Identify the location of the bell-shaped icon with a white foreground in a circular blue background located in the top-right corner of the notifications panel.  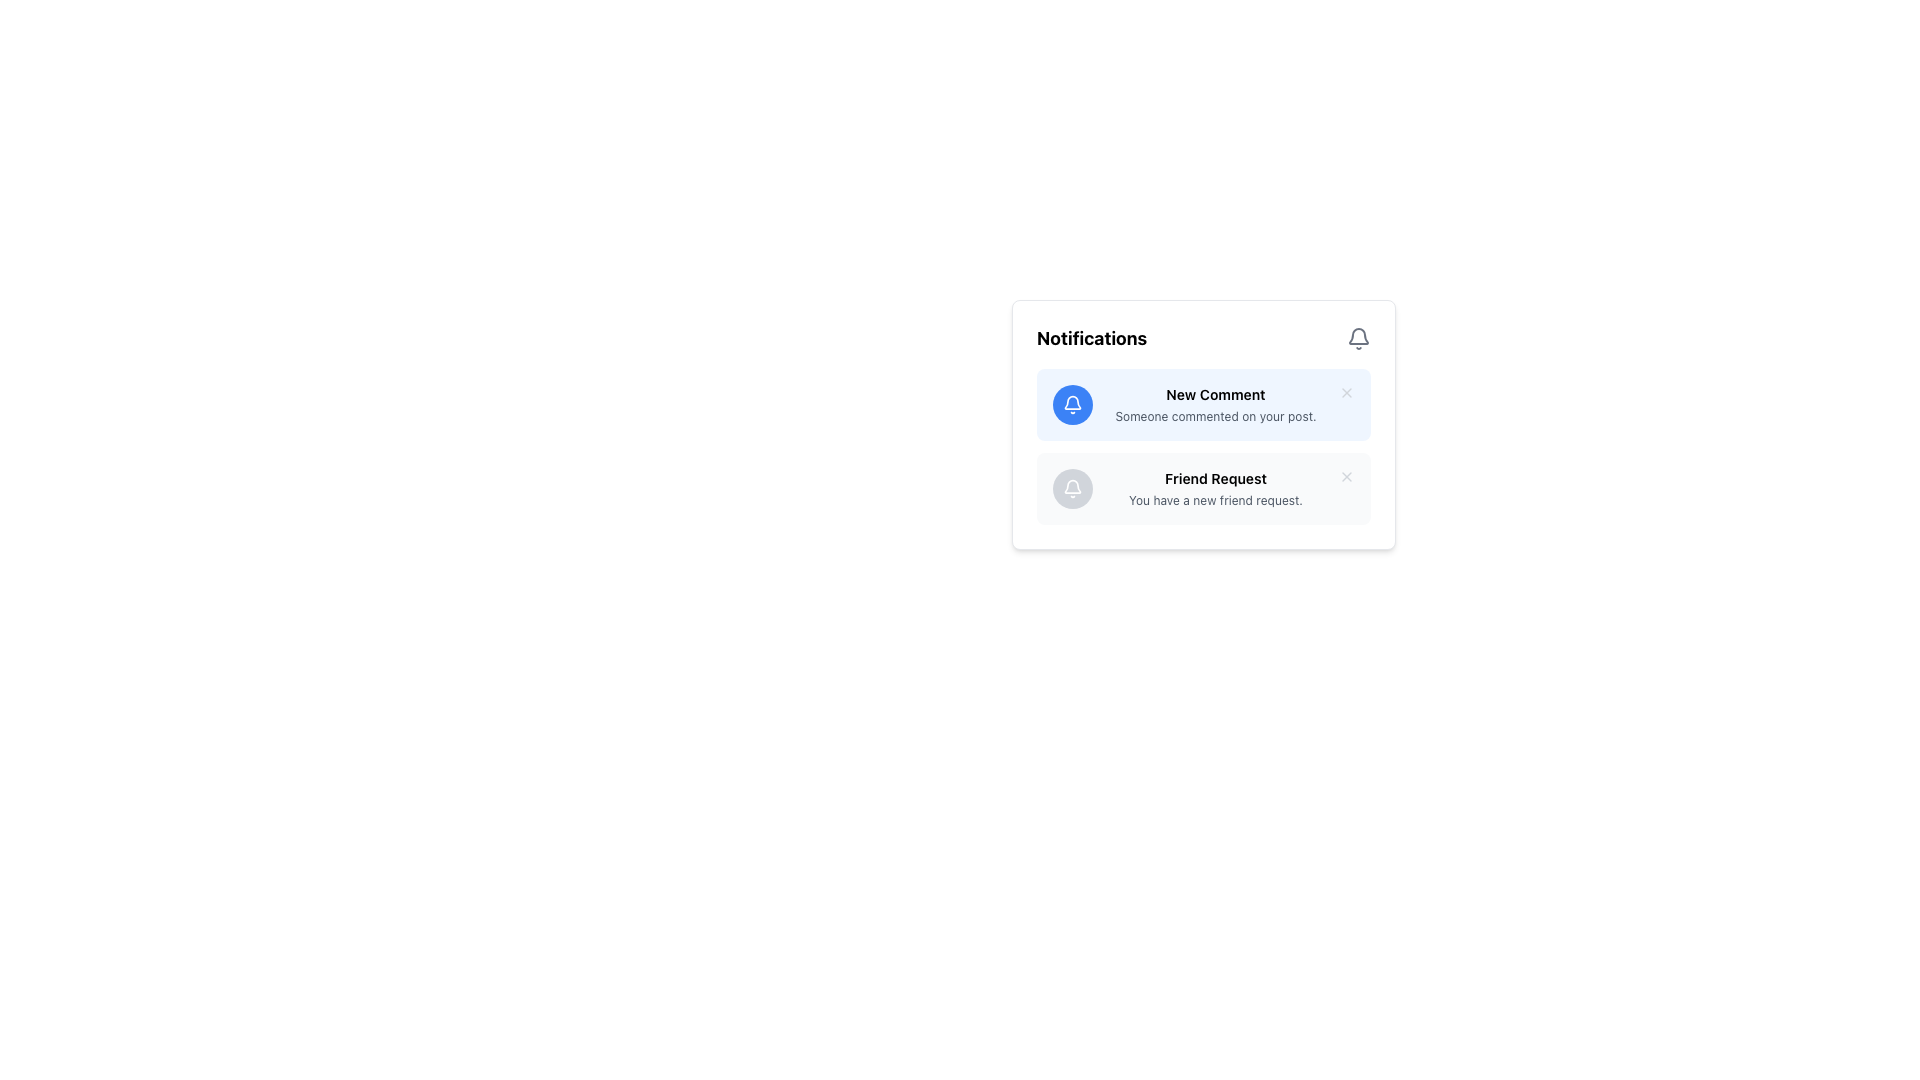
(1072, 405).